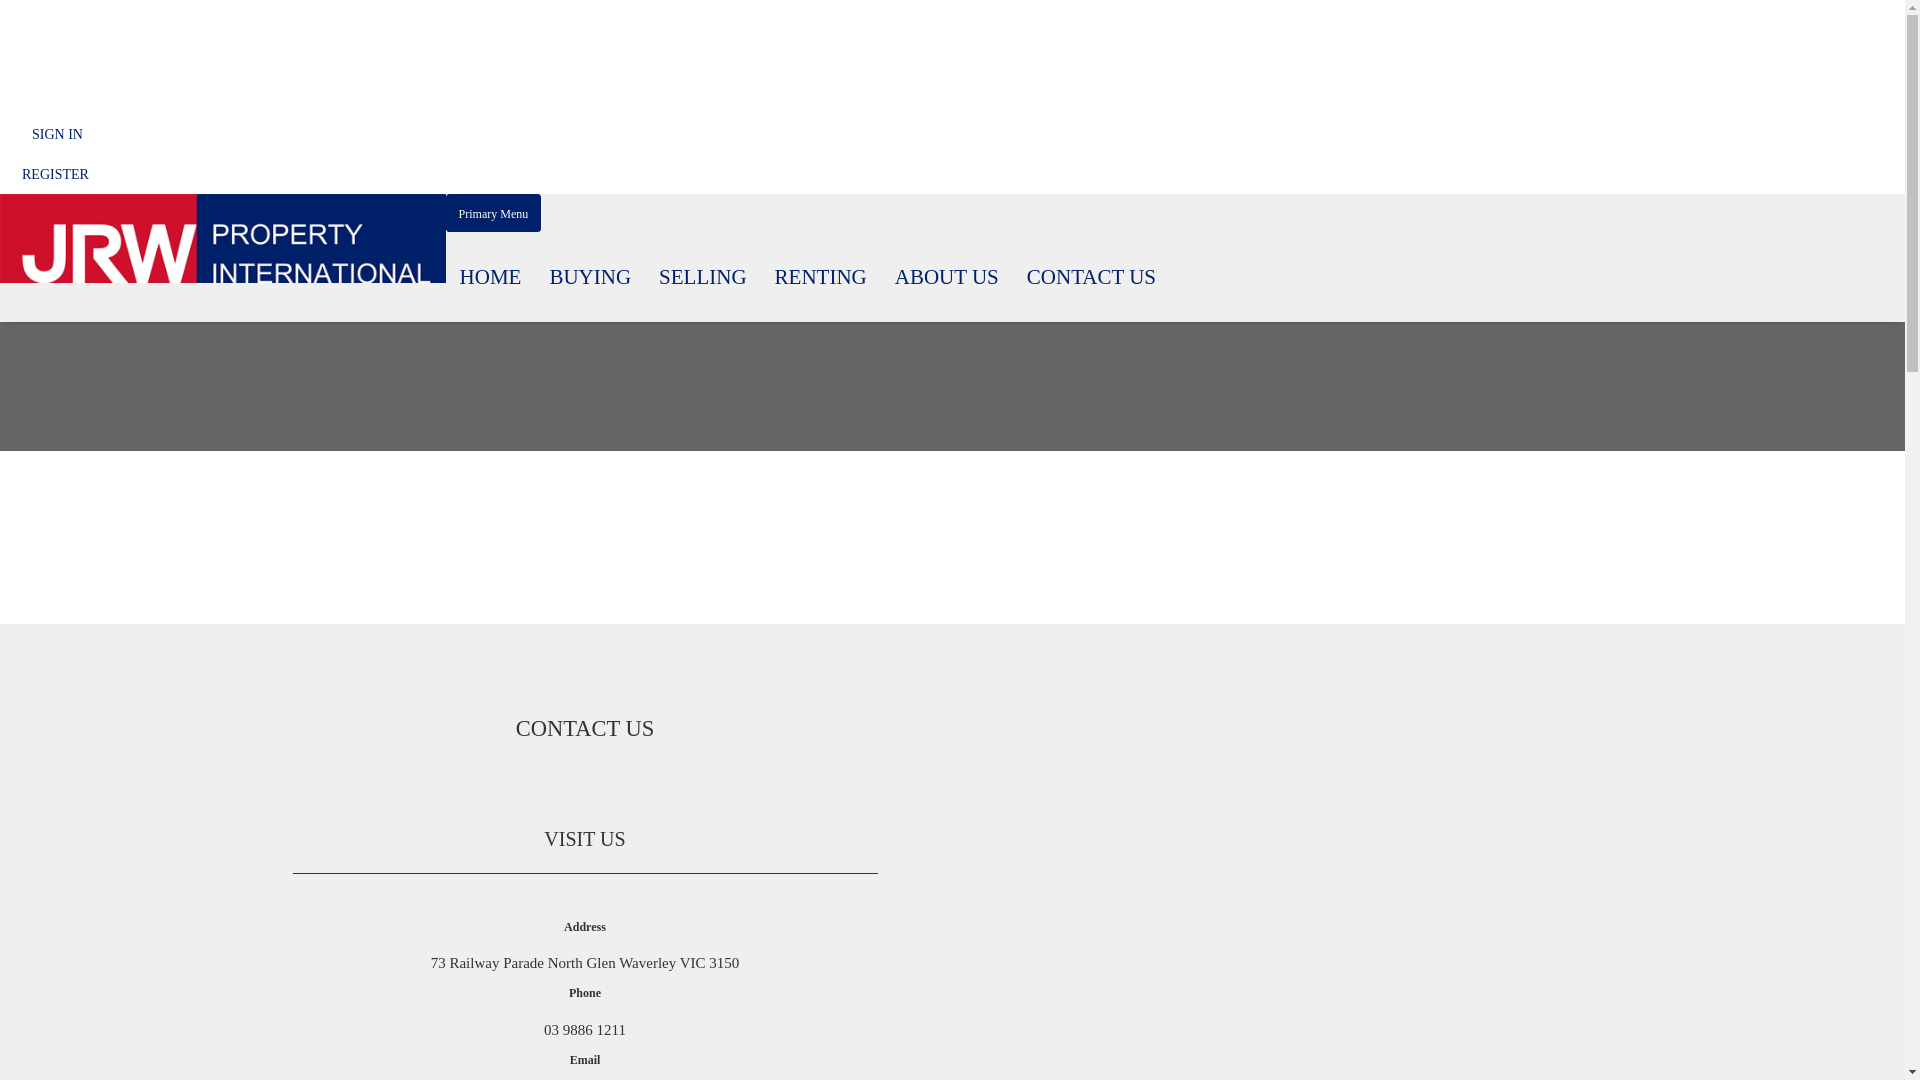  What do you see at coordinates (644, 277) in the screenshot?
I see `'SELLING'` at bounding box center [644, 277].